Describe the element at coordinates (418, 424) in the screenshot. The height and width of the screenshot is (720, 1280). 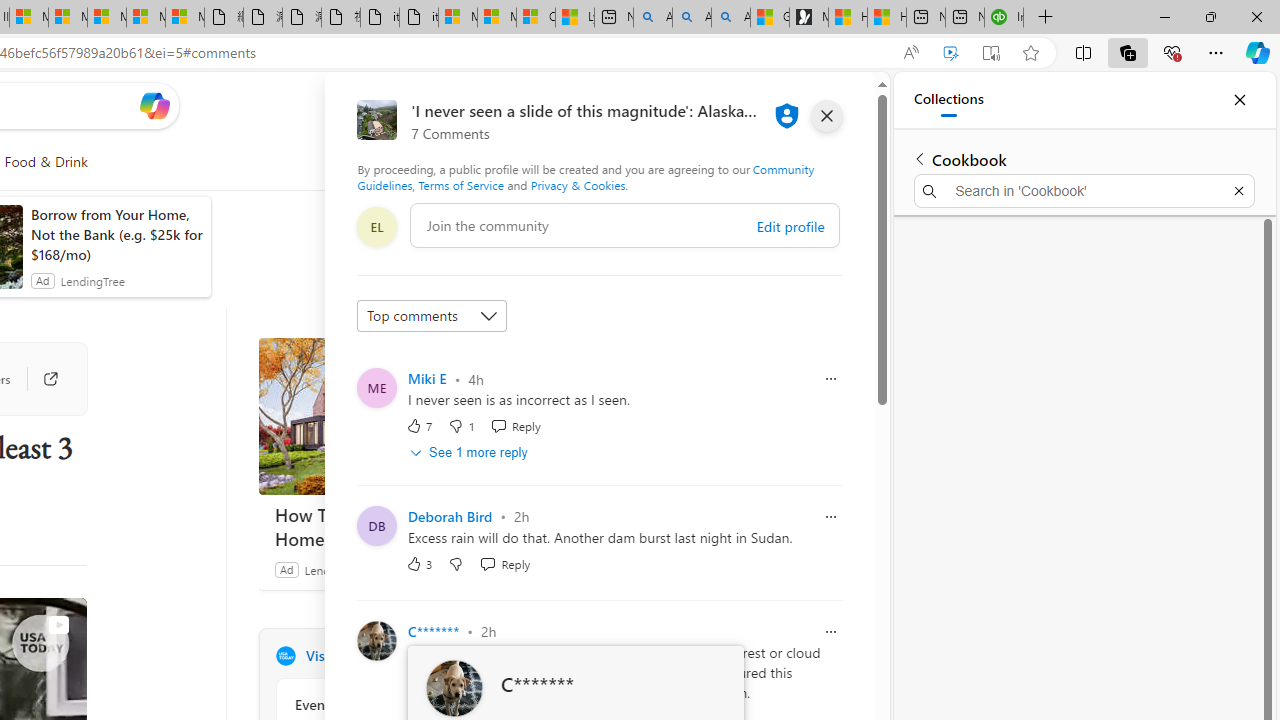
I see `'7 Like'` at that location.